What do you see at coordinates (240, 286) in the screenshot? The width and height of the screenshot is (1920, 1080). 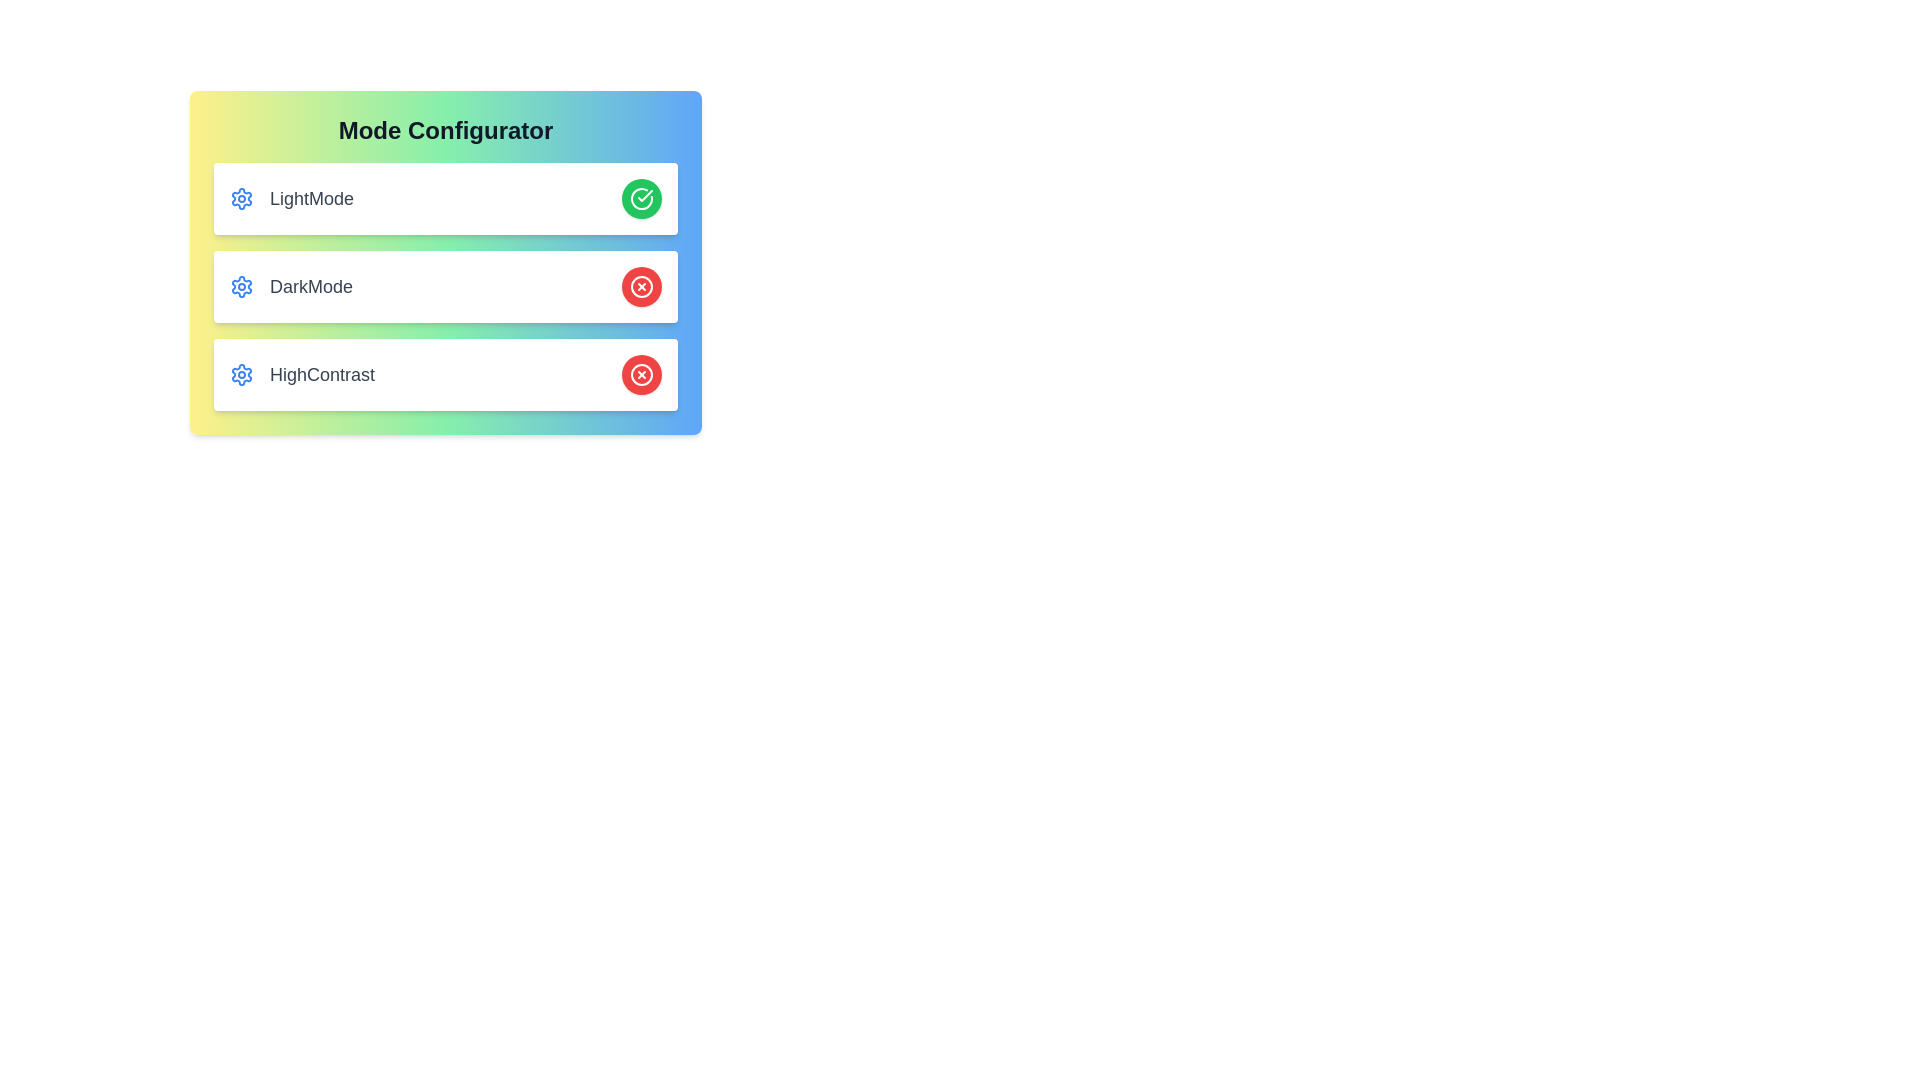 I see `the settings icon for DarkMode` at bounding box center [240, 286].